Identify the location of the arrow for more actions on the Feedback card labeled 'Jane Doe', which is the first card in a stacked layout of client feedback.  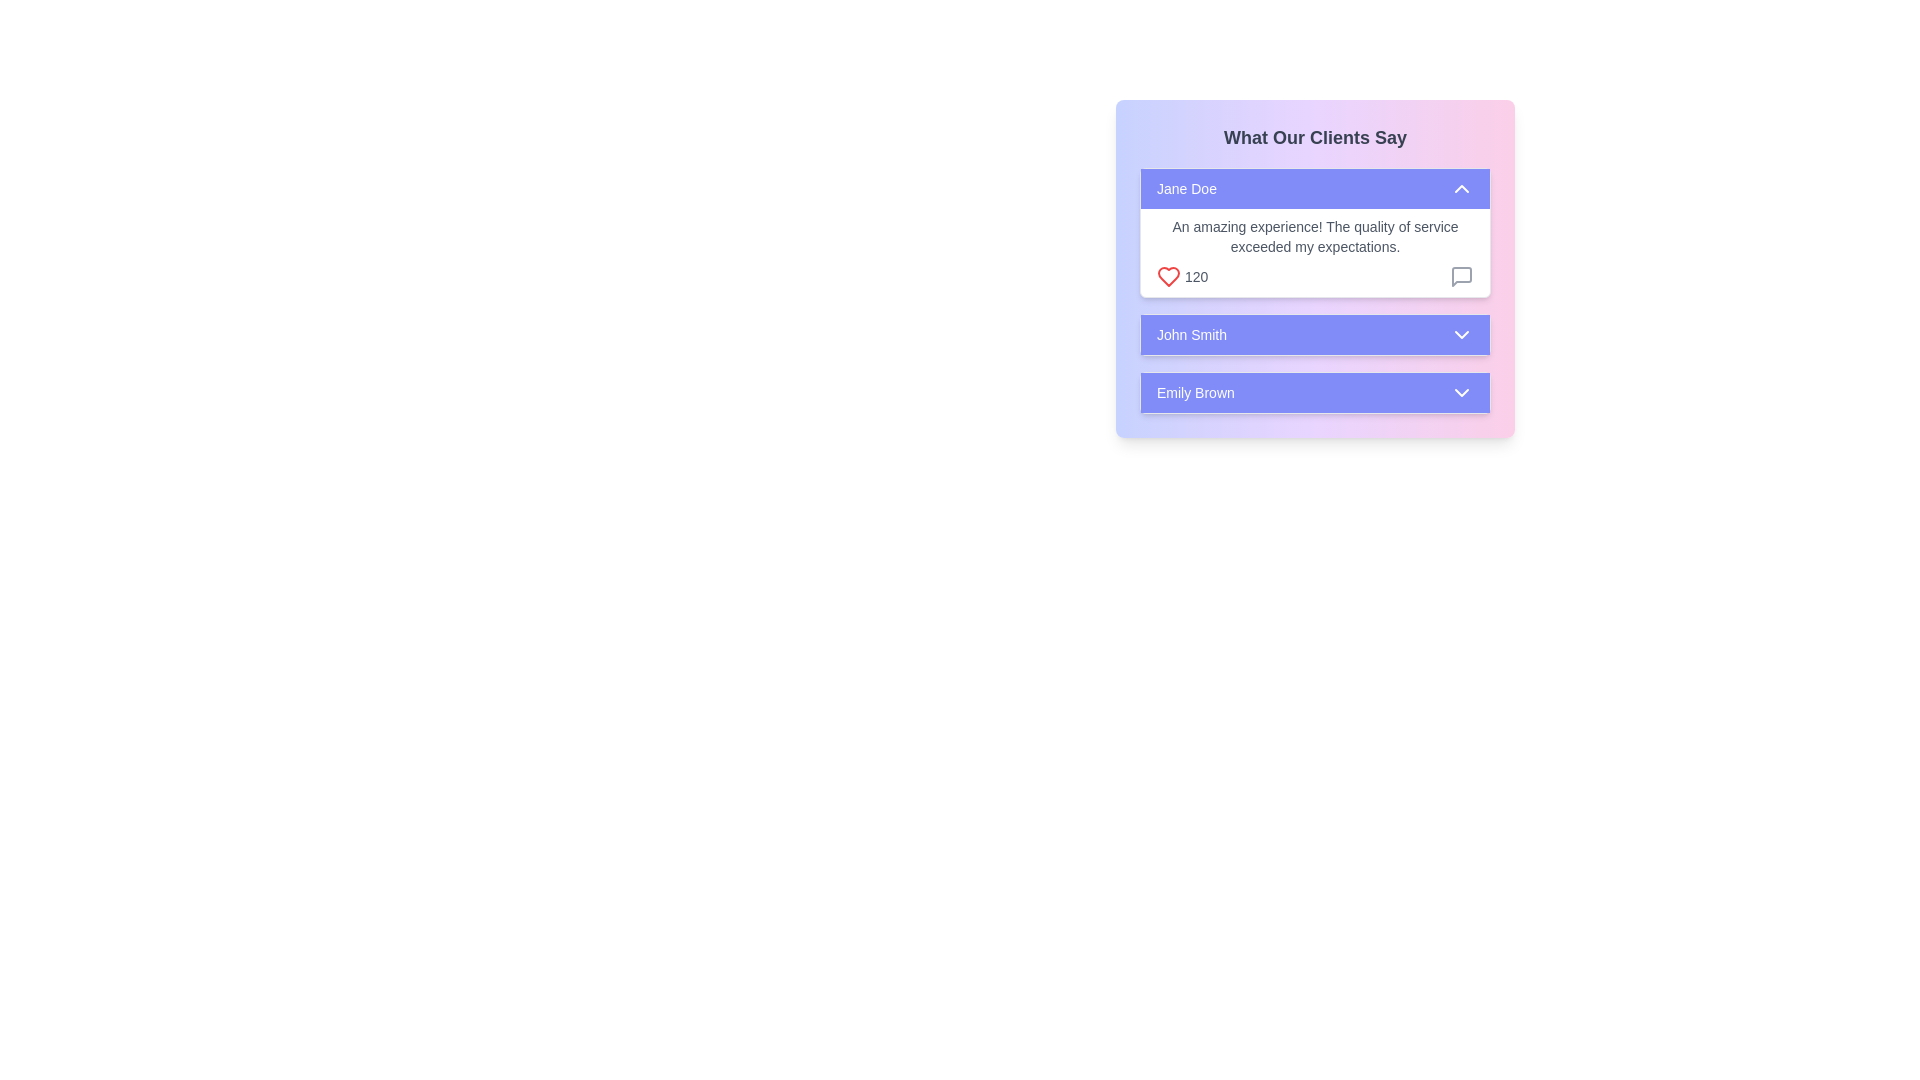
(1315, 290).